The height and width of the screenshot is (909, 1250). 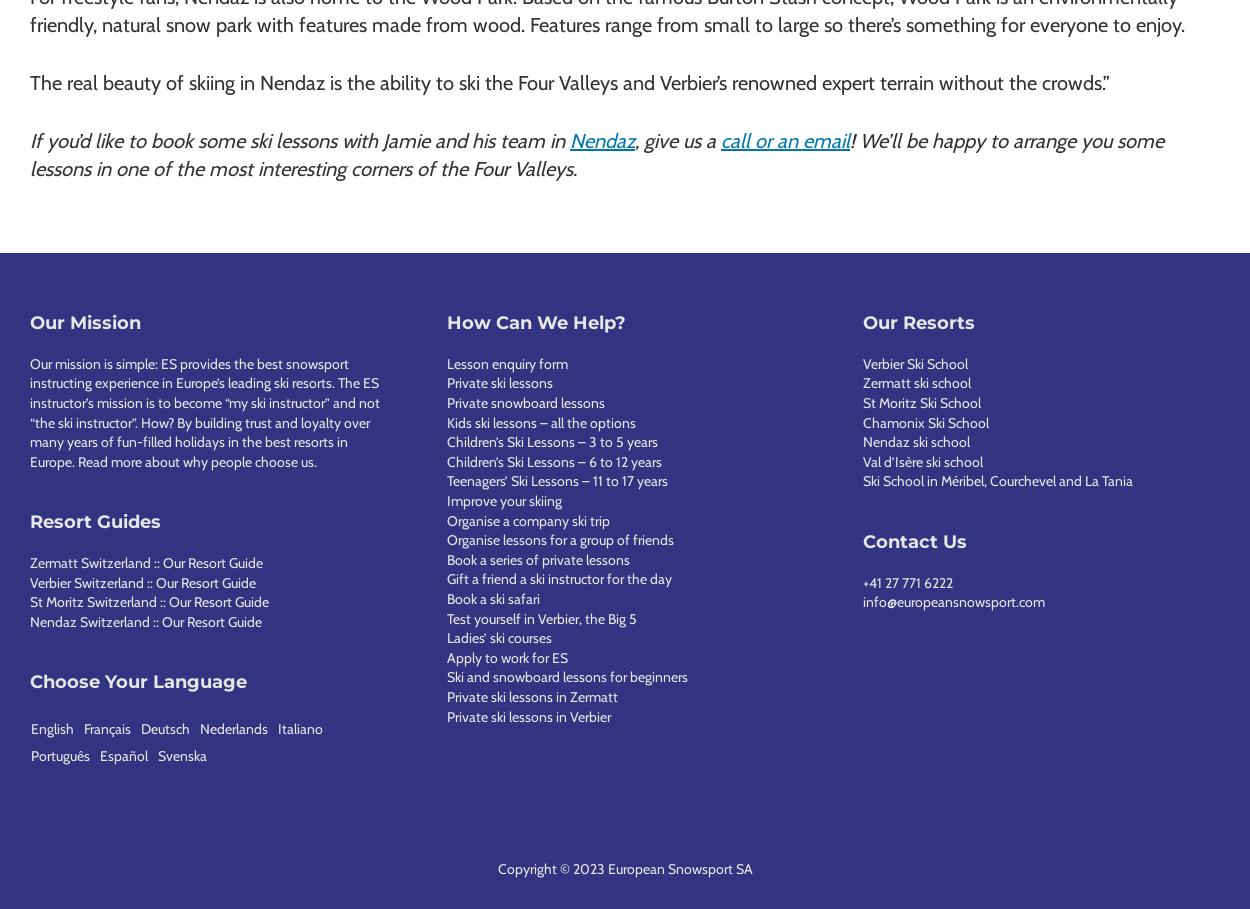 What do you see at coordinates (915, 361) in the screenshot?
I see `'Verbier Ski School'` at bounding box center [915, 361].